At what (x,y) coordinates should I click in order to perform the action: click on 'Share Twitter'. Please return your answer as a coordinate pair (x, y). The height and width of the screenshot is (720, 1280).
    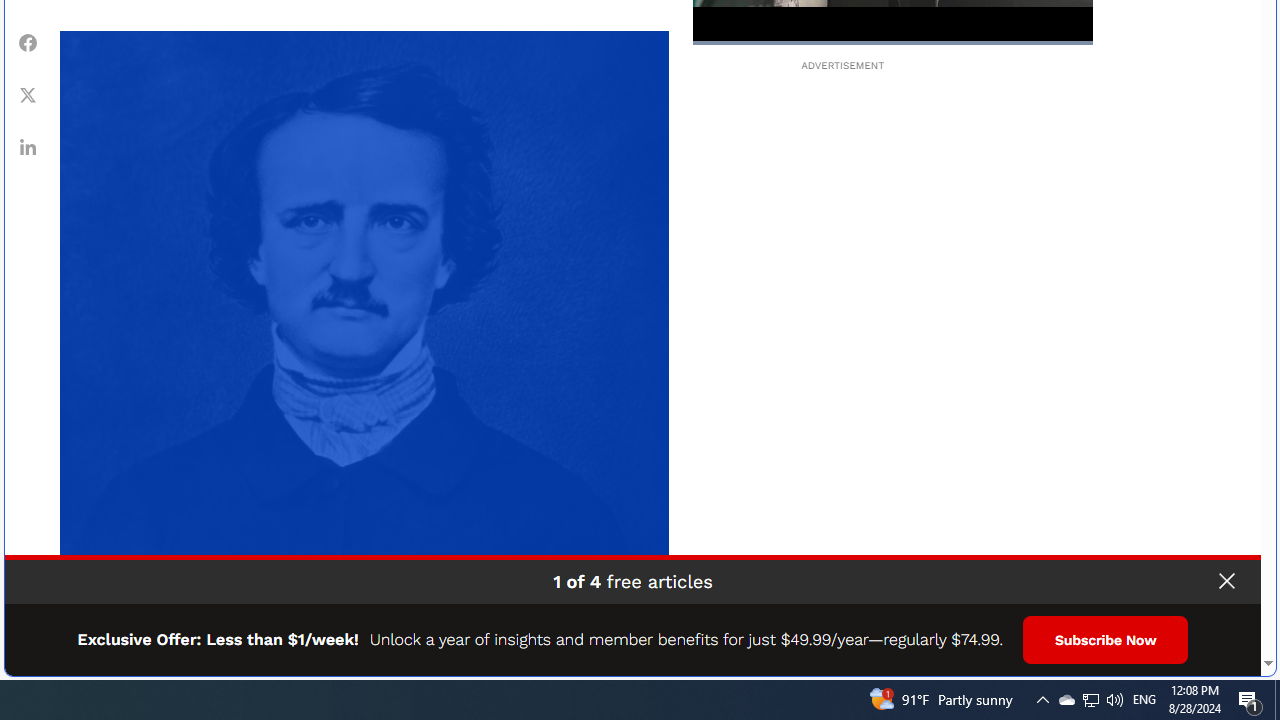
    Looking at the image, I should click on (28, 95).